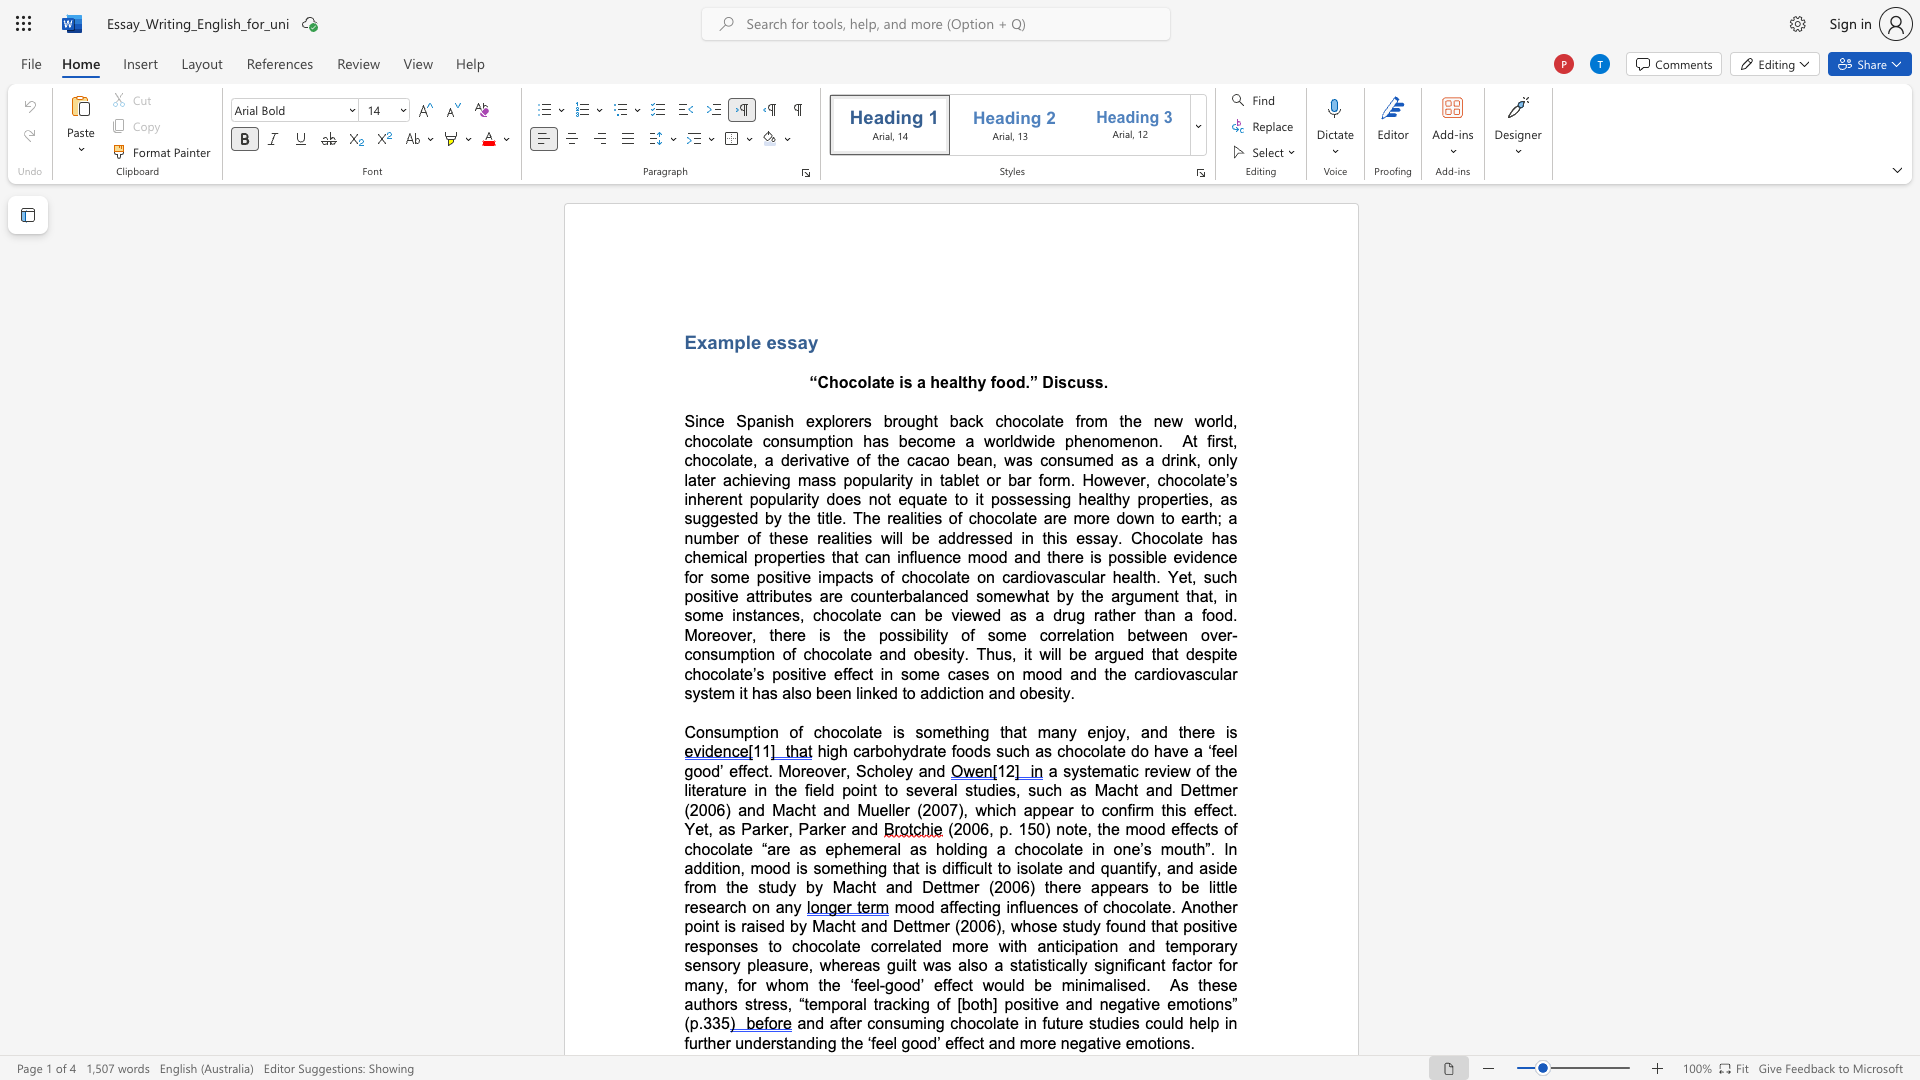  I want to click on the space between the continuous character "p" and "o" in the text, so click(999, 498).